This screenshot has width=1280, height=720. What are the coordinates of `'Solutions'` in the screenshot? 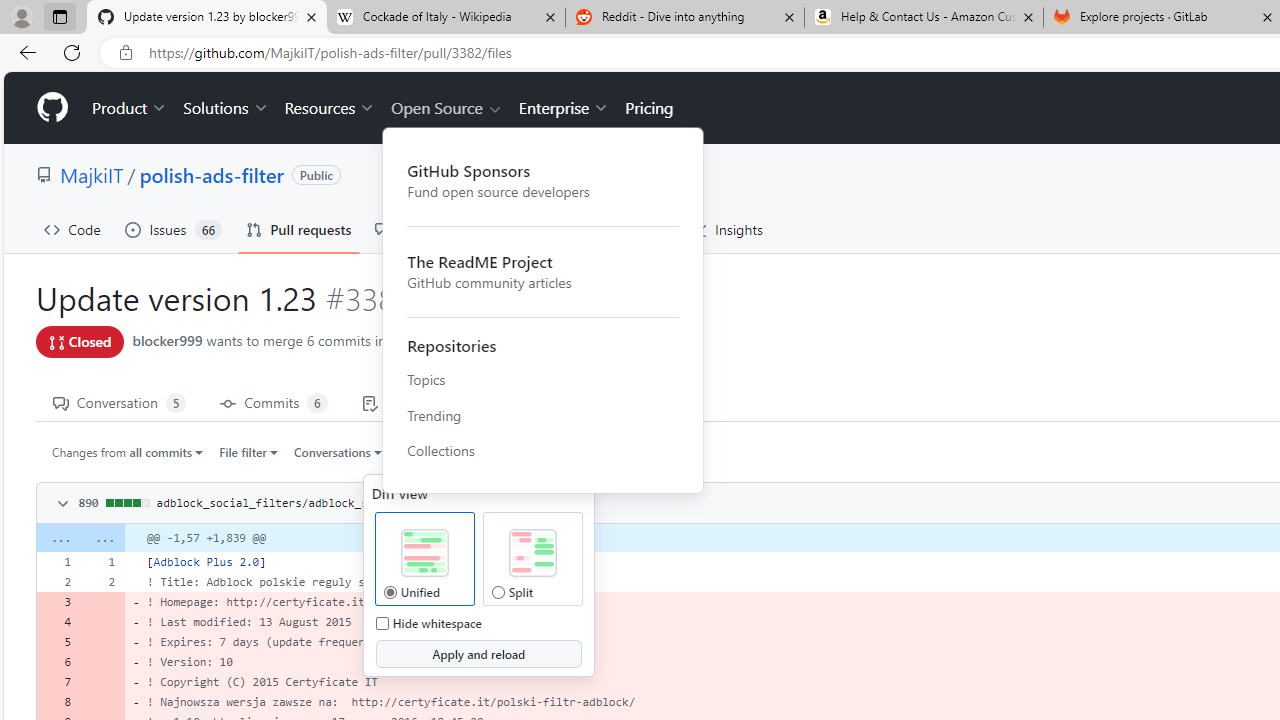 It's located at (225, 108).